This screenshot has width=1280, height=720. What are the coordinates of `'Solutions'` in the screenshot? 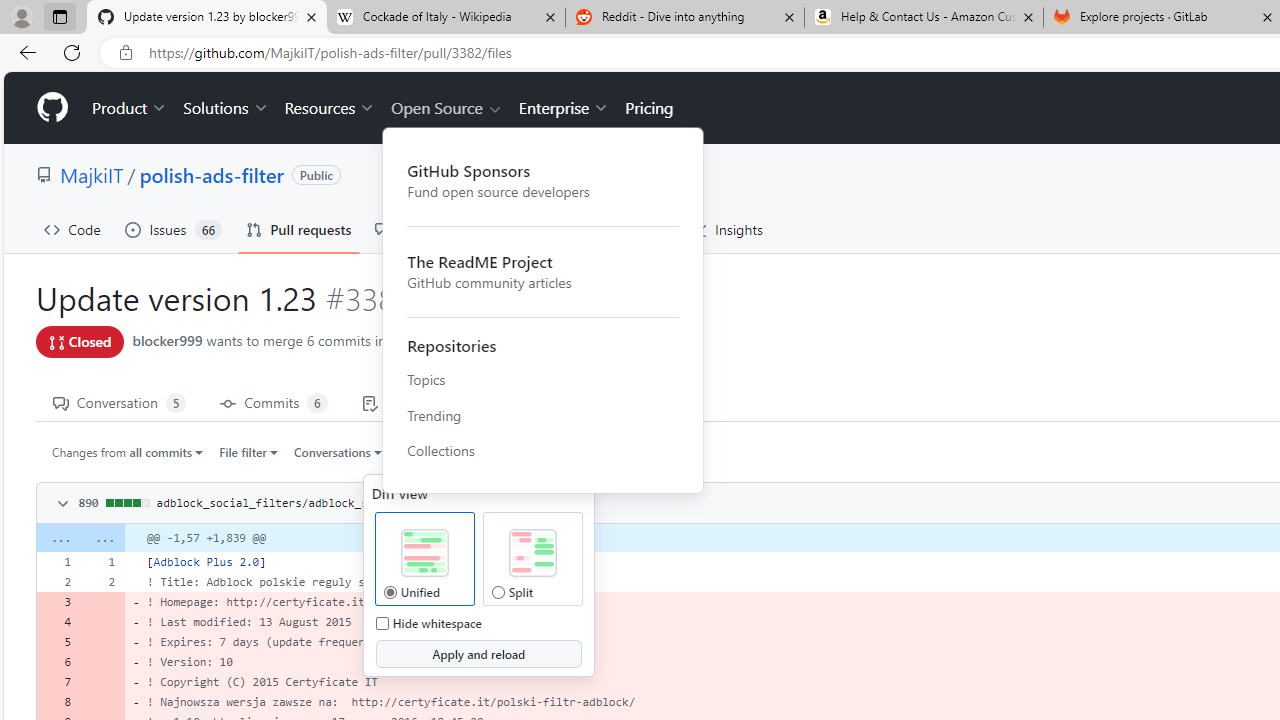 It's located at (225, 108).